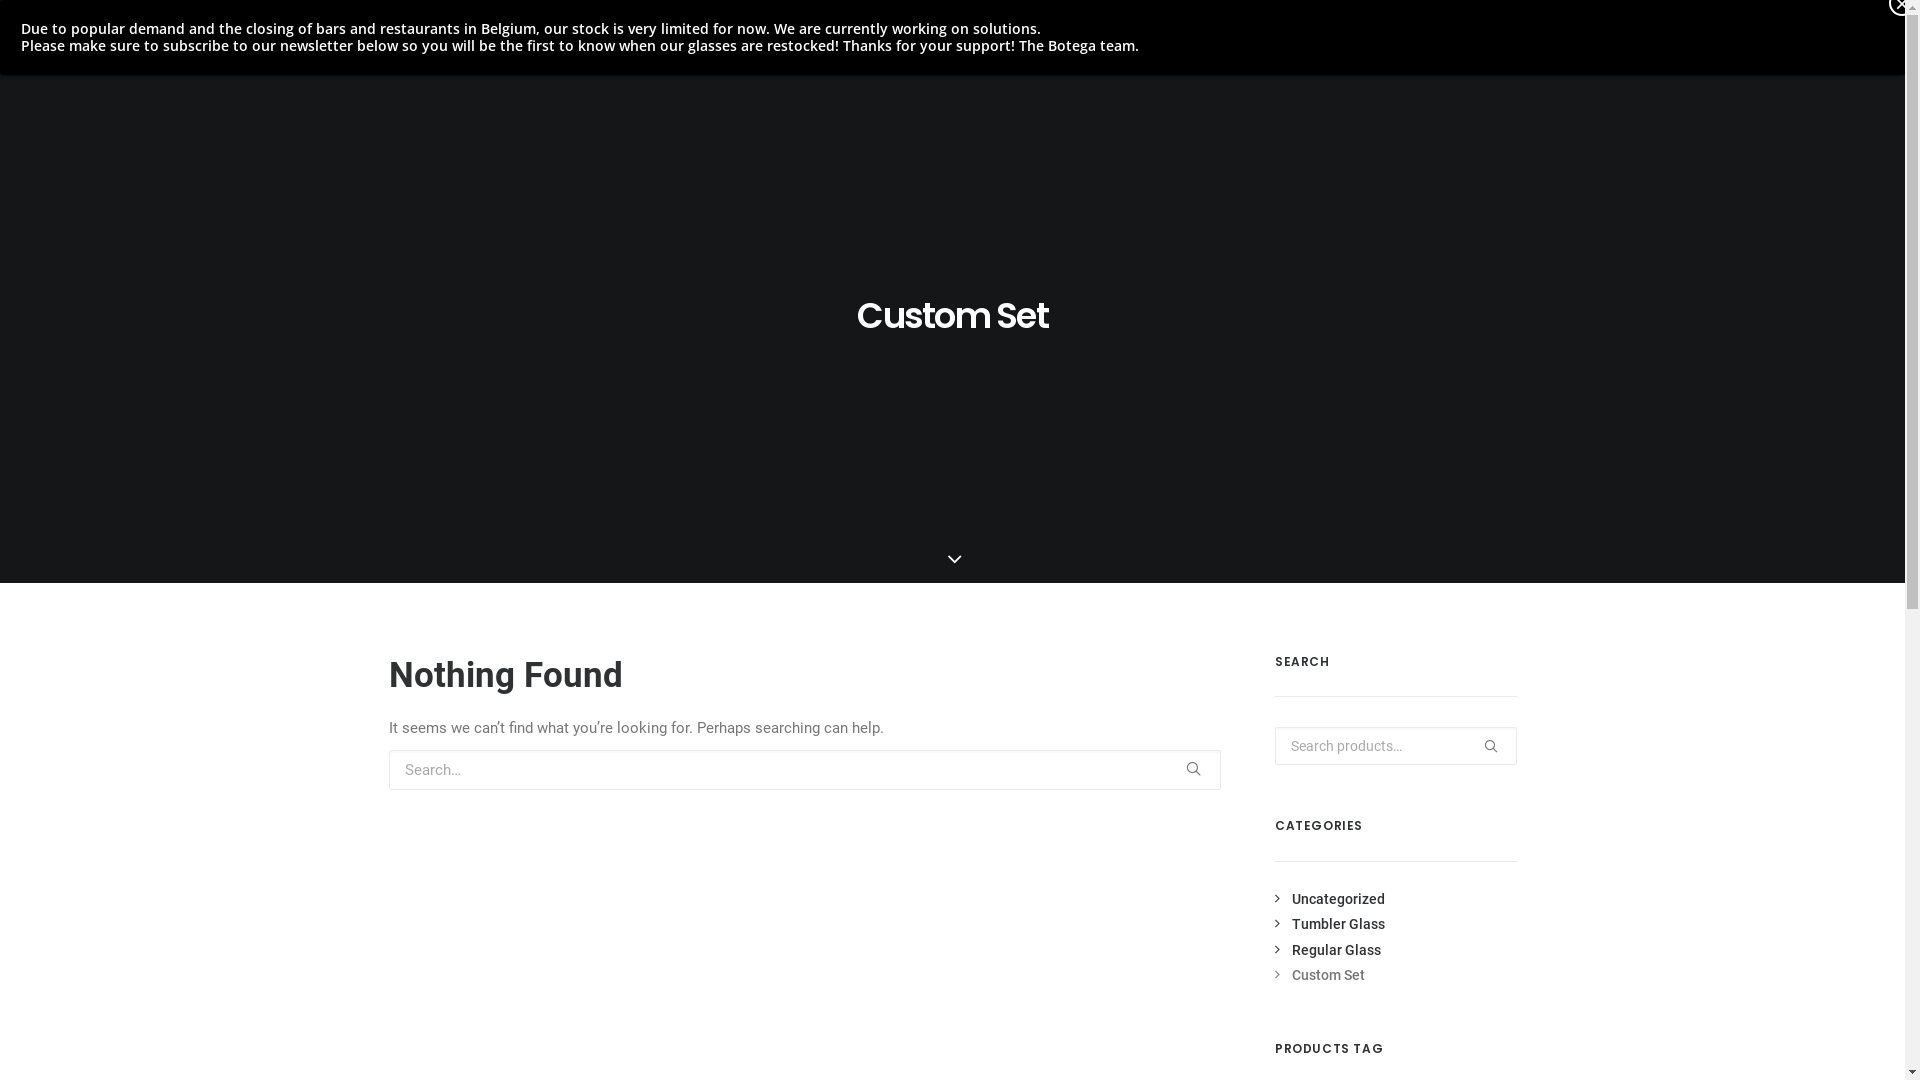 The image size is (1920, 1080). Describe the element at coordinates (1274, 948) in the screenshot. I see `'Regular Glass'` at that location.